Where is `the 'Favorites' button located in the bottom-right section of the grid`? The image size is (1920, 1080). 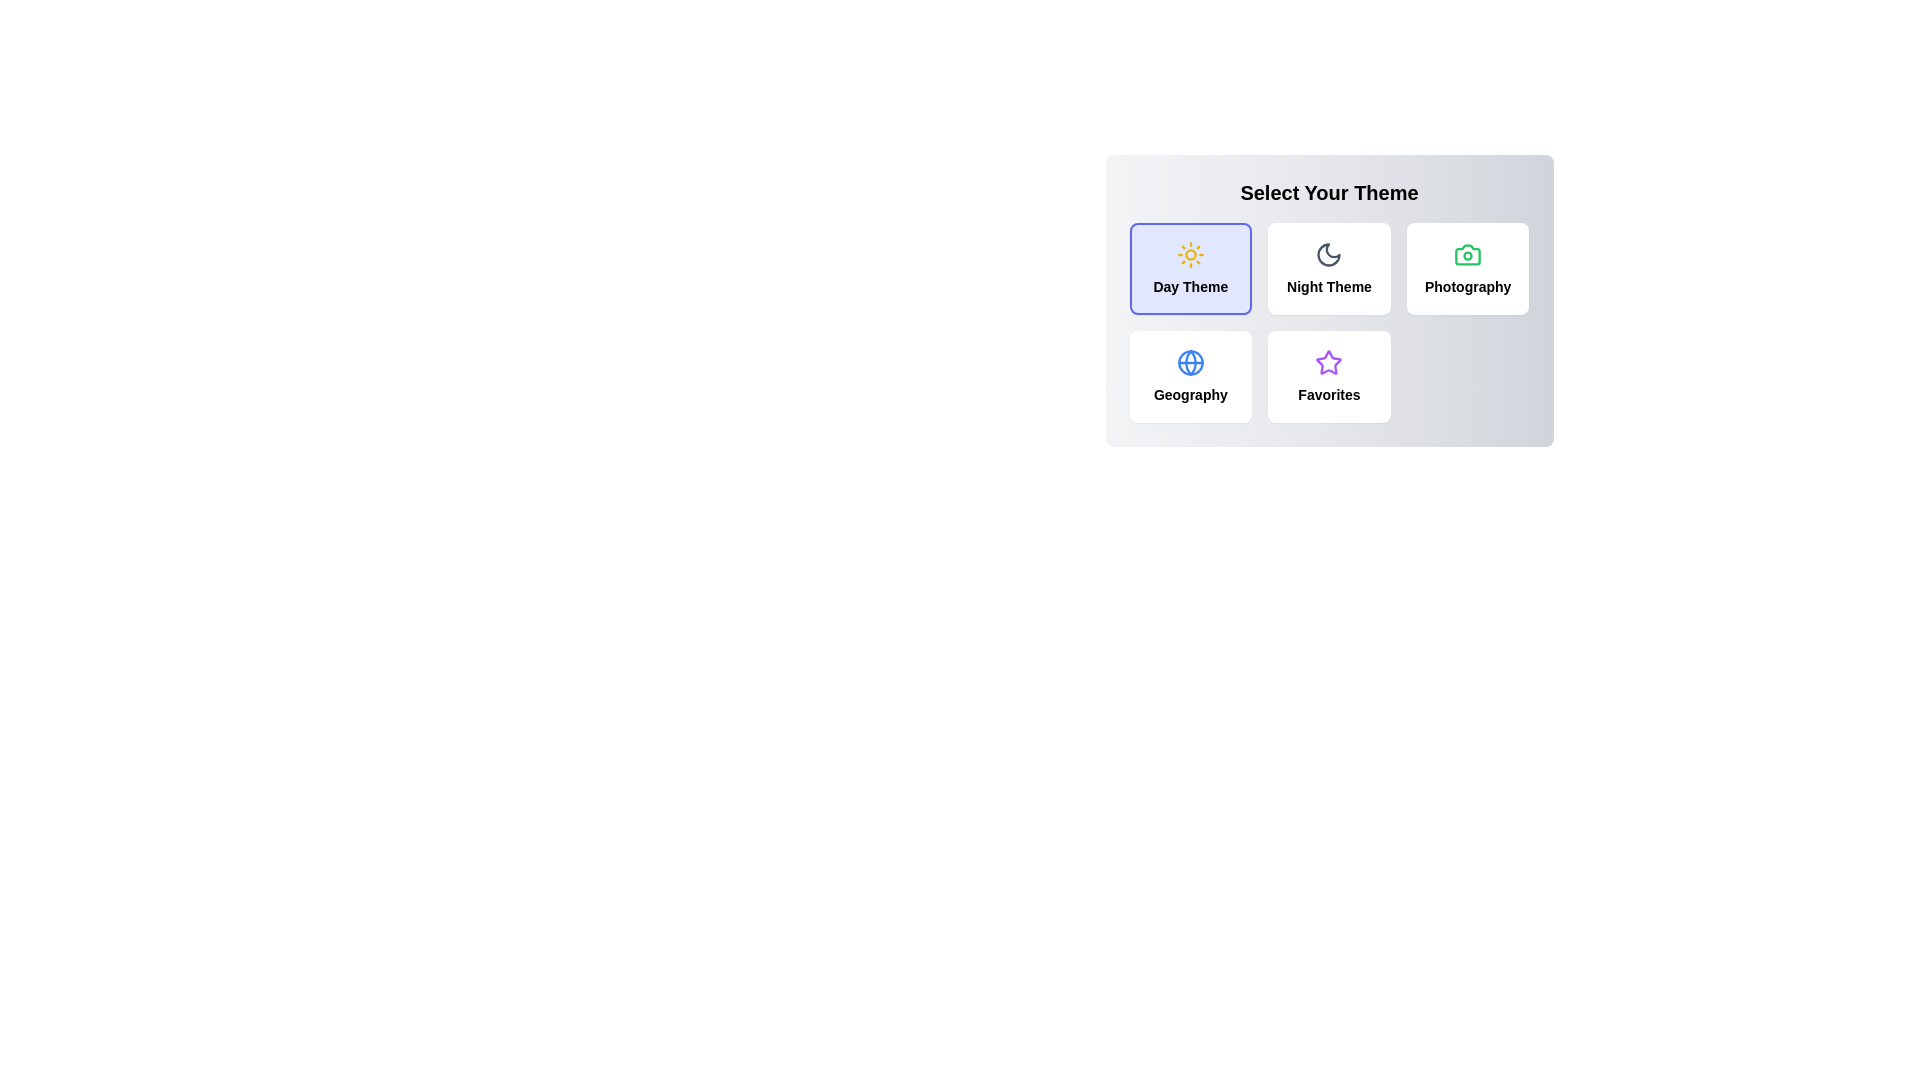 the 'Favorites' button located in the bottom-right section of the grid is located at coordinates (1329, 377).